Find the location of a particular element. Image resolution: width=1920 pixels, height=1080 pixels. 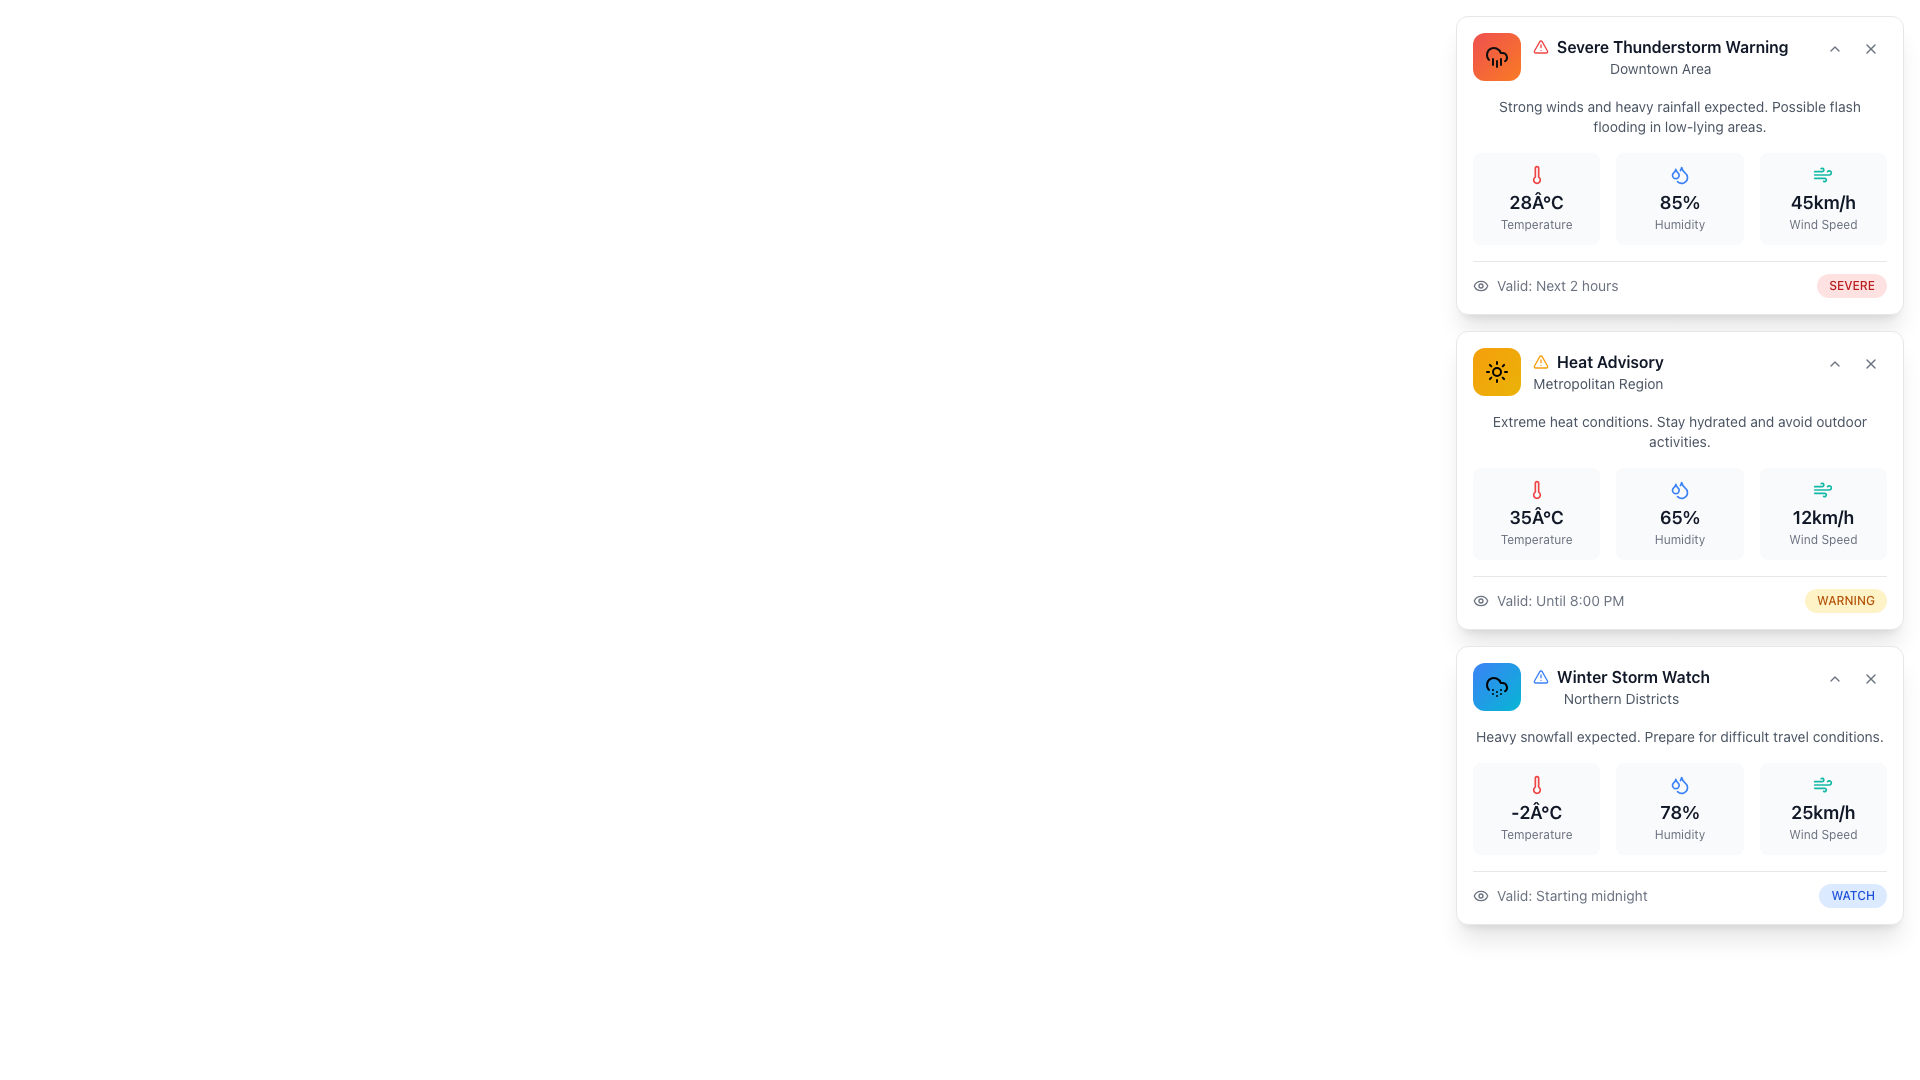

the temperature icon located at the top-center of the weather warning card, which visually represents the temperature metric and is situated above the numerical temperature reading ('28°C') is located at coordinates (1535, 173).